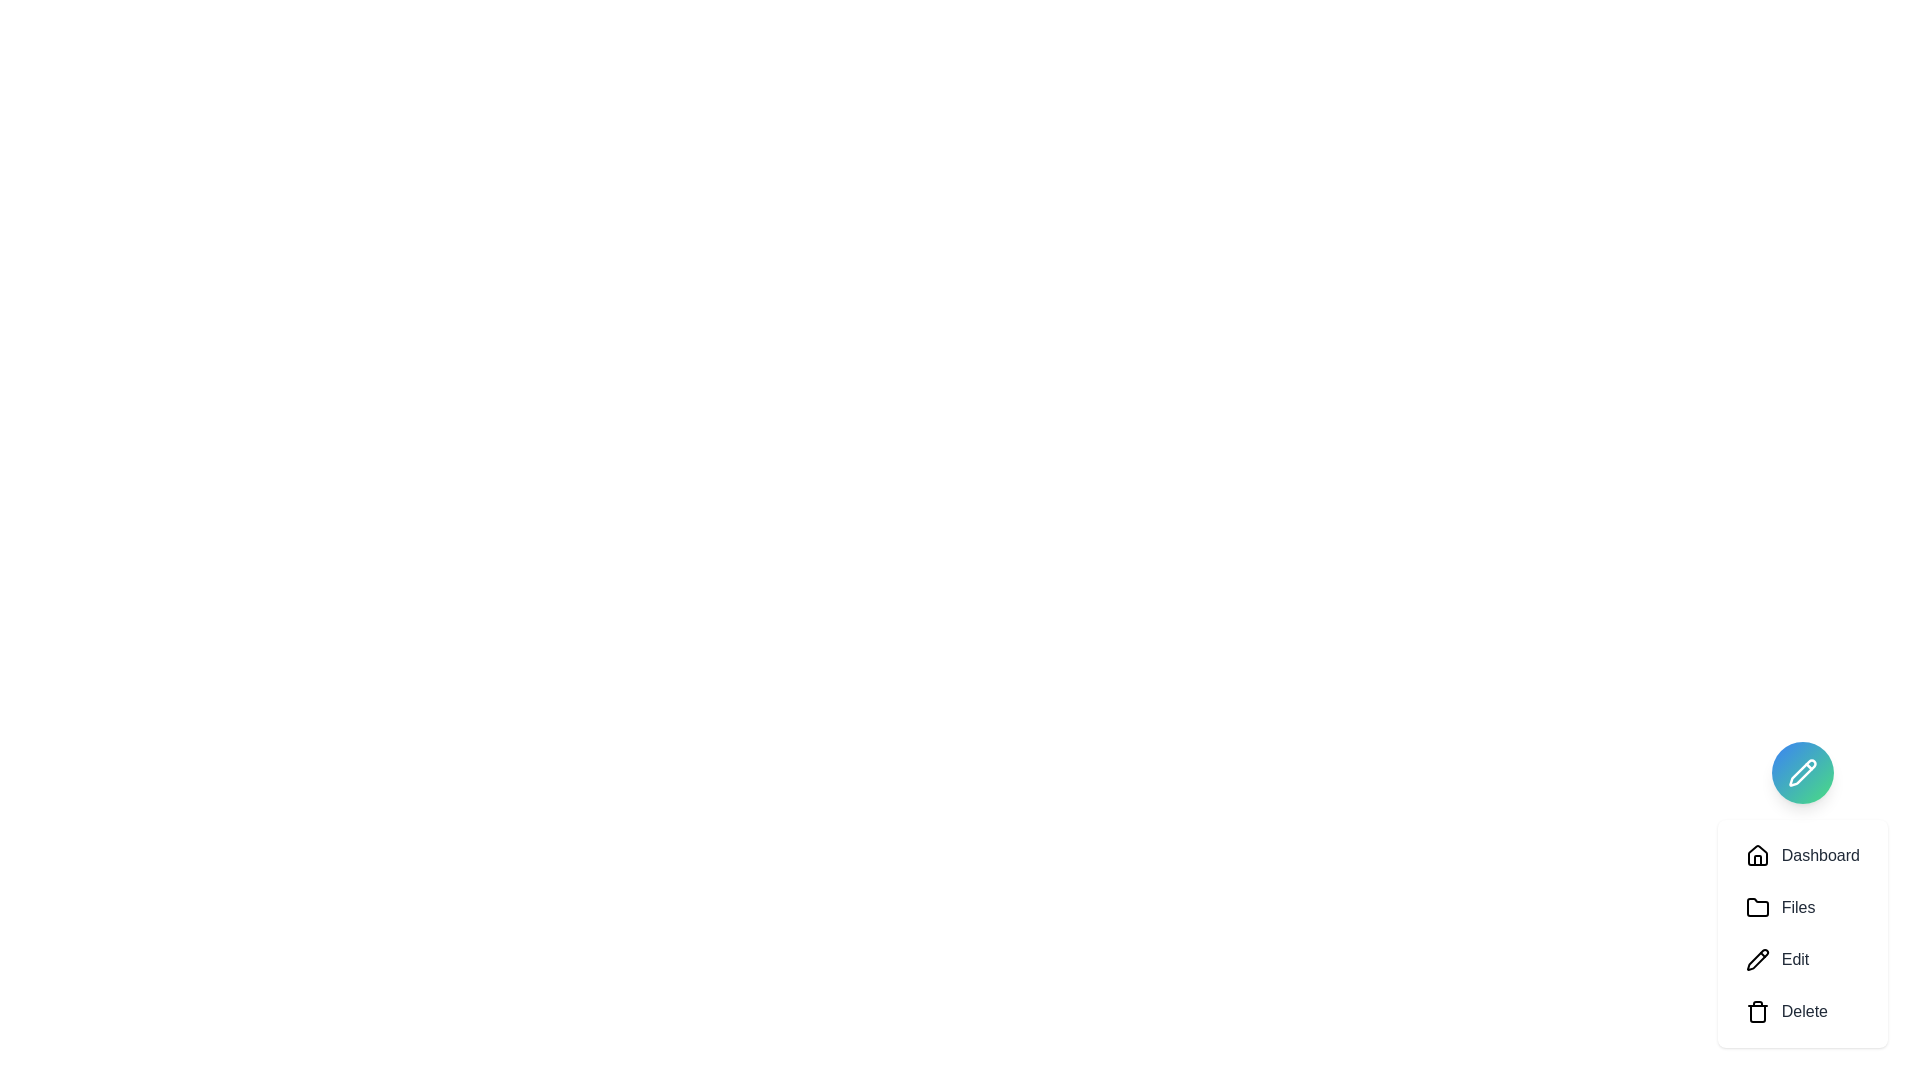 The image size is (1920, 1080). What do you see at coordinates (1802, 1011) in the screenshot?
I see `the option Delete from the speed dial menu` at bounding box center [1802, 1011].